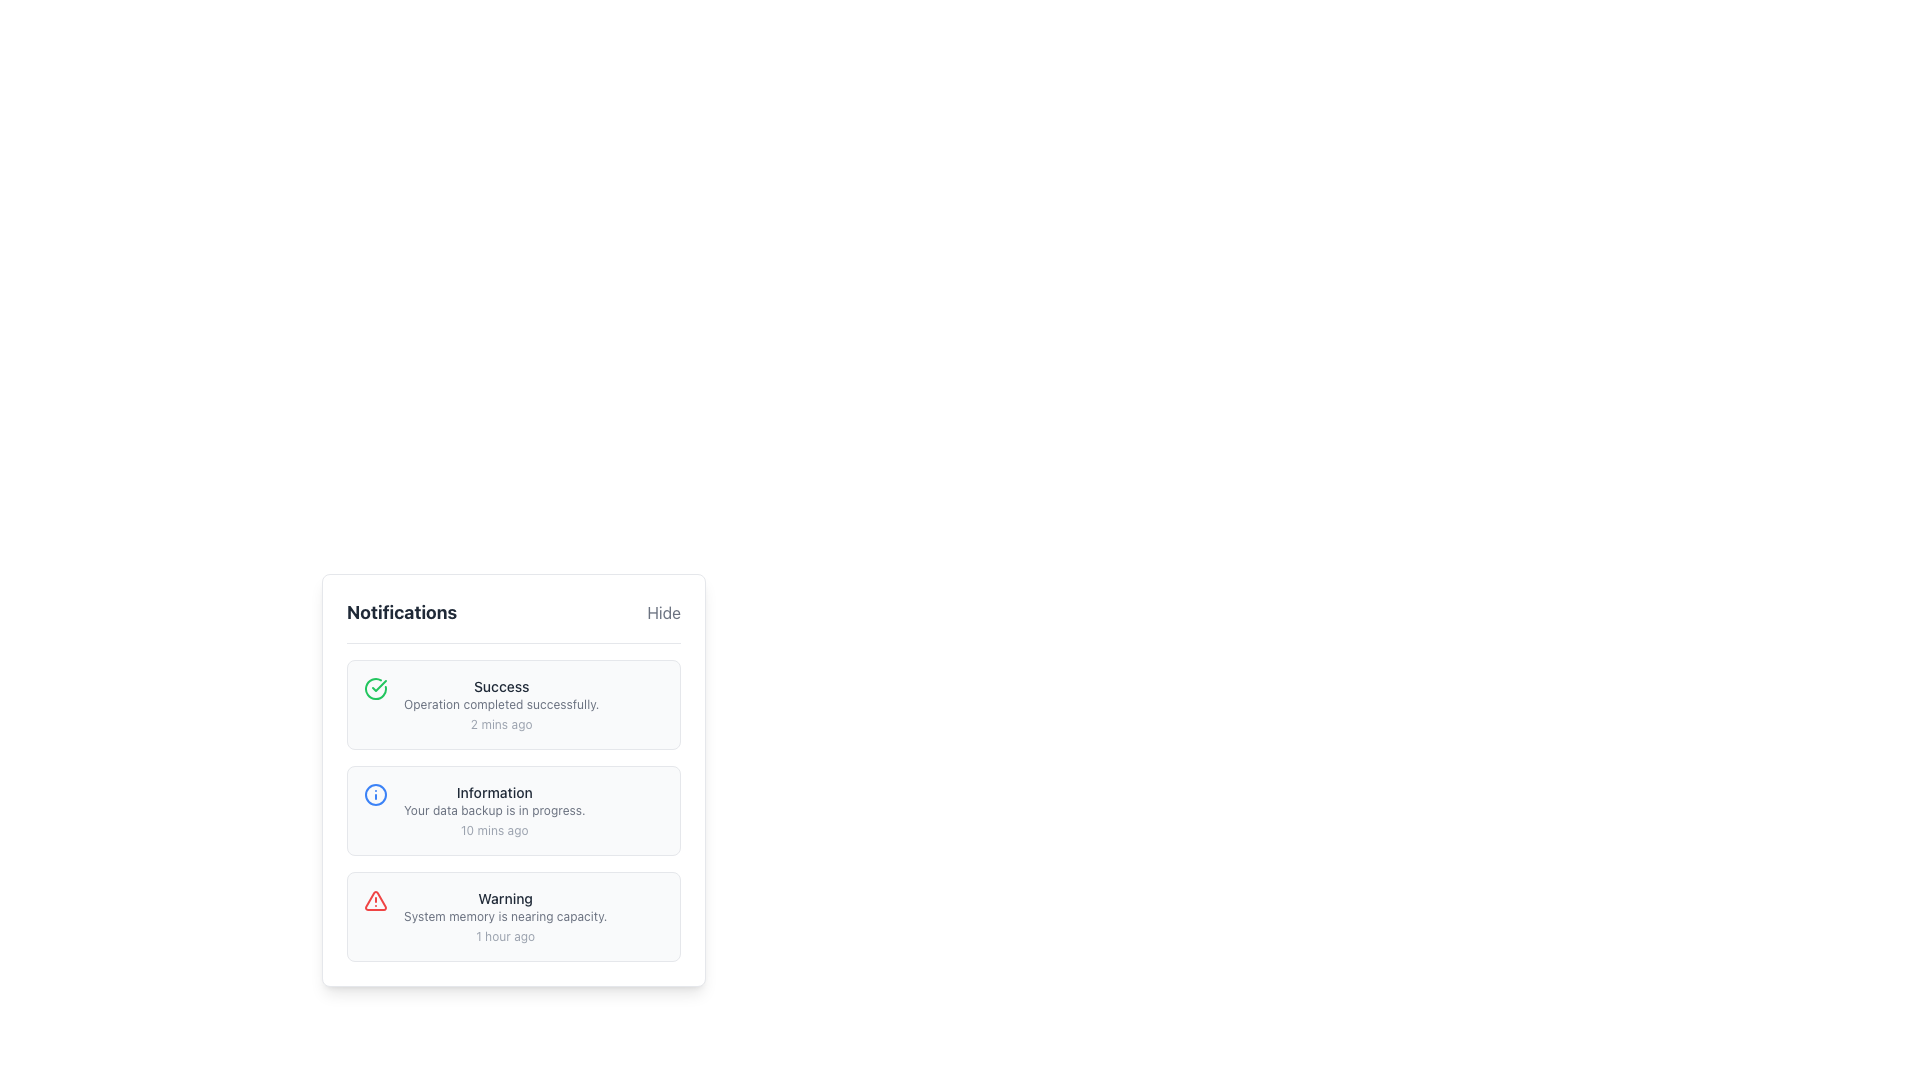 This screenshot has height=1080, width=1920. I want to click on the Text Label that displays the timestamp for the elapsed time since the associated notification was generated, located within the 'Information' notification group, and positioned below the message text 'Your data backup is in progress.', so click(494, 830).